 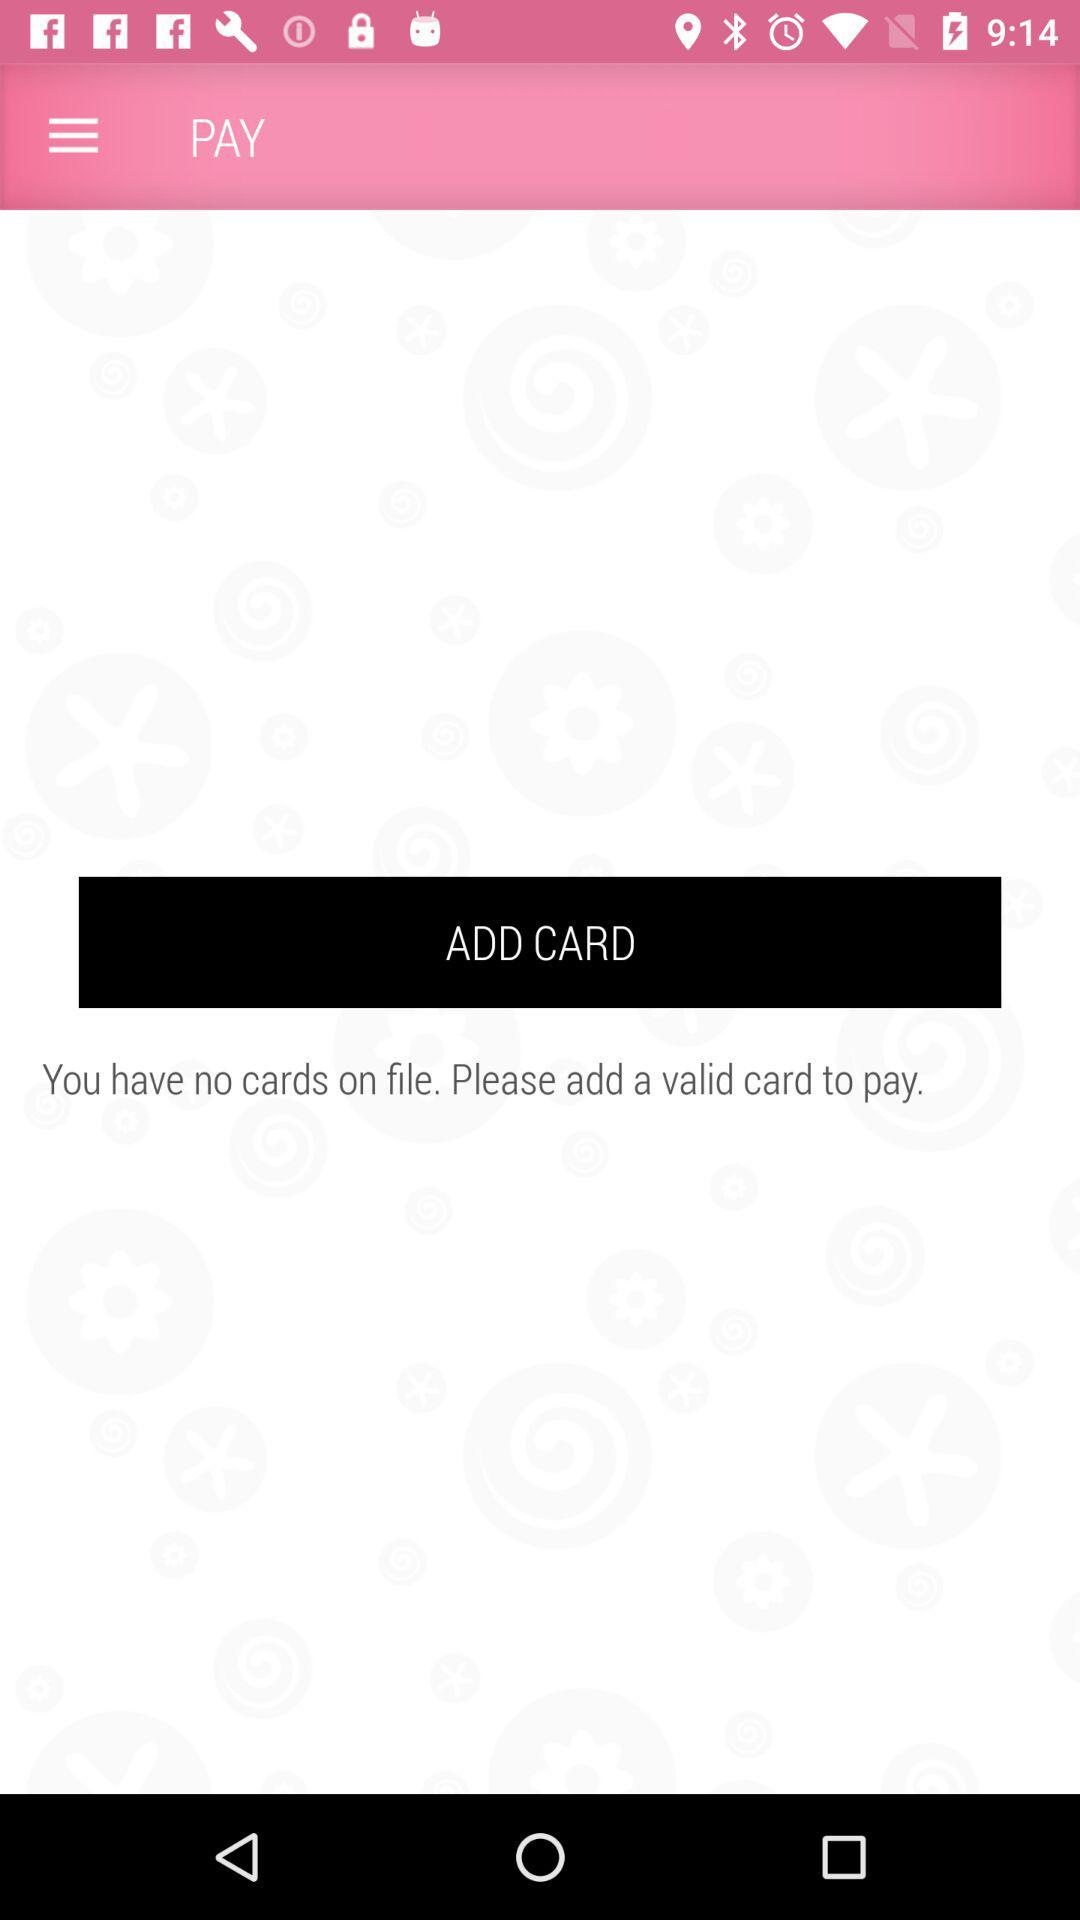 What do you see at coordinates (72, 135) in the screenshot?
I see `the item to the left of pay icon` at bounding box center [72, 135].